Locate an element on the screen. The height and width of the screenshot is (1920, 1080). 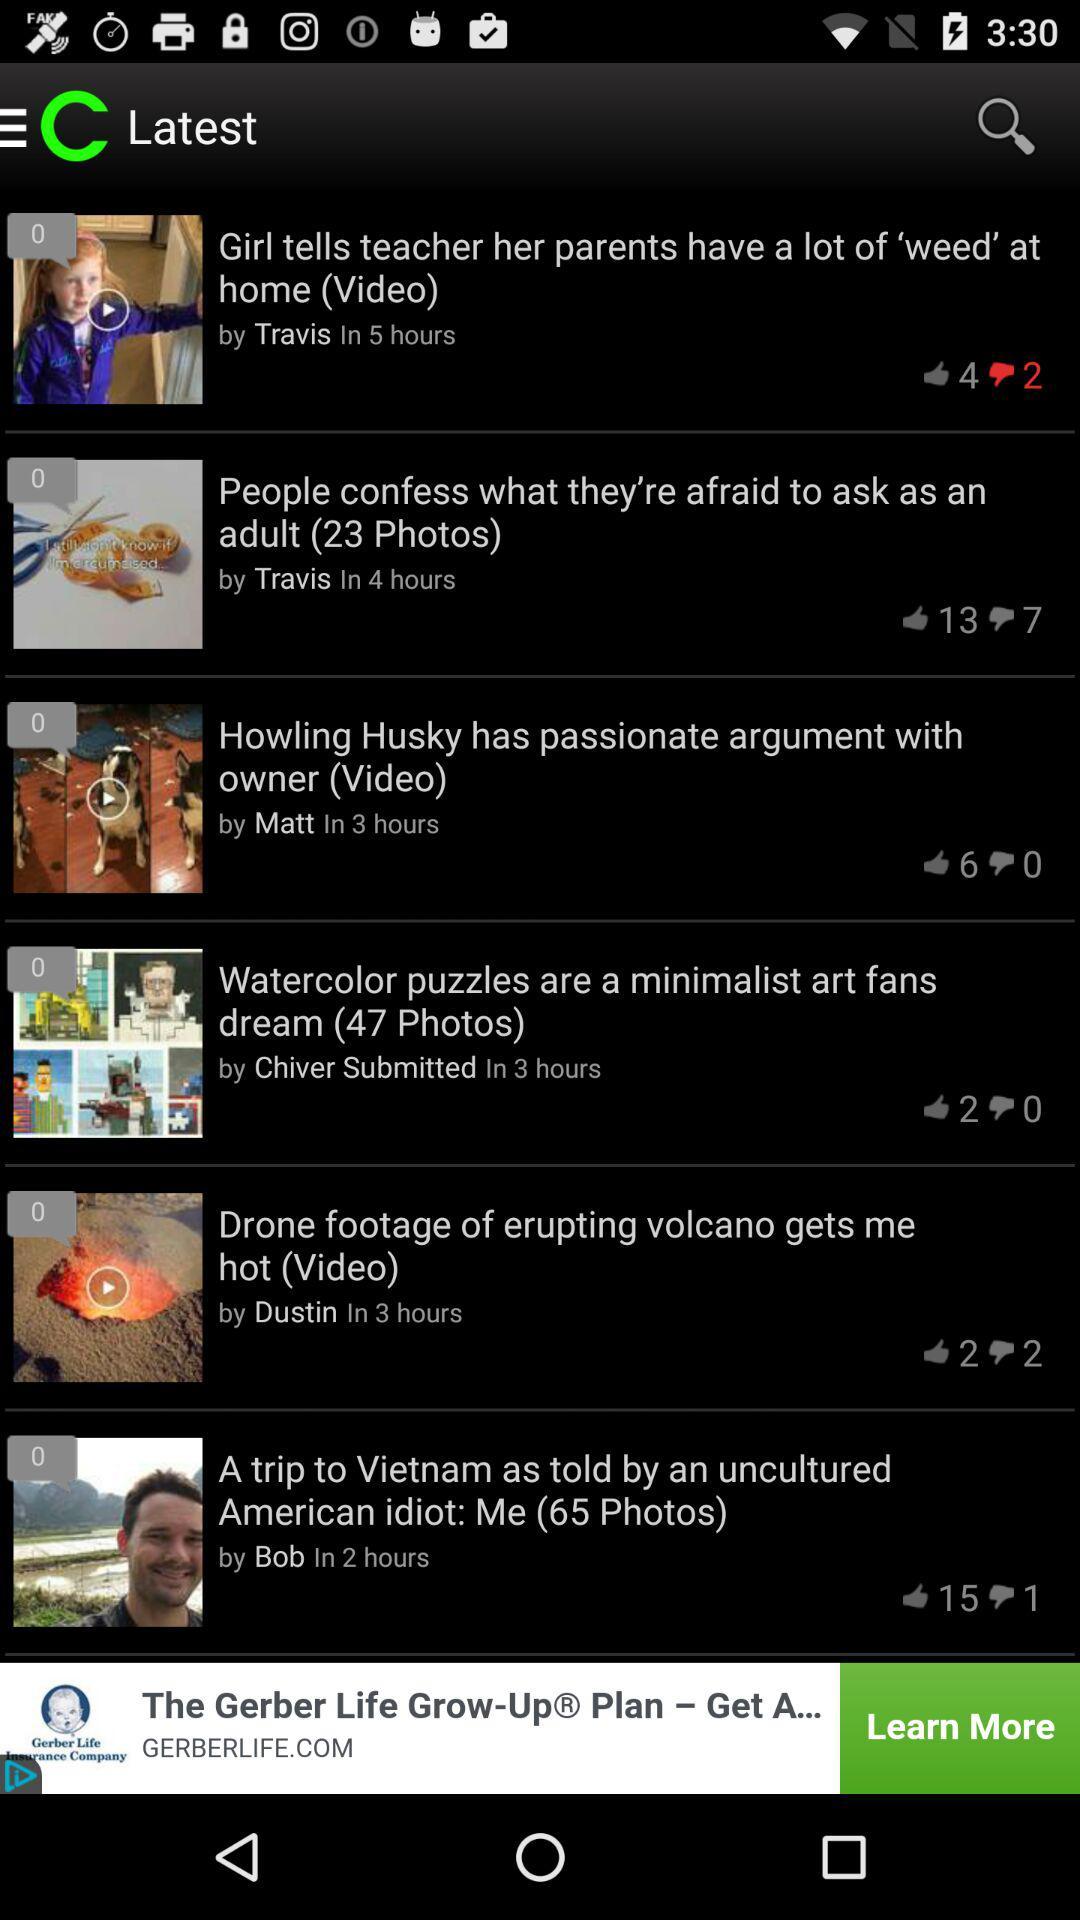
item to the left of the in 3 hours item is located at coordinates (365, 1065).